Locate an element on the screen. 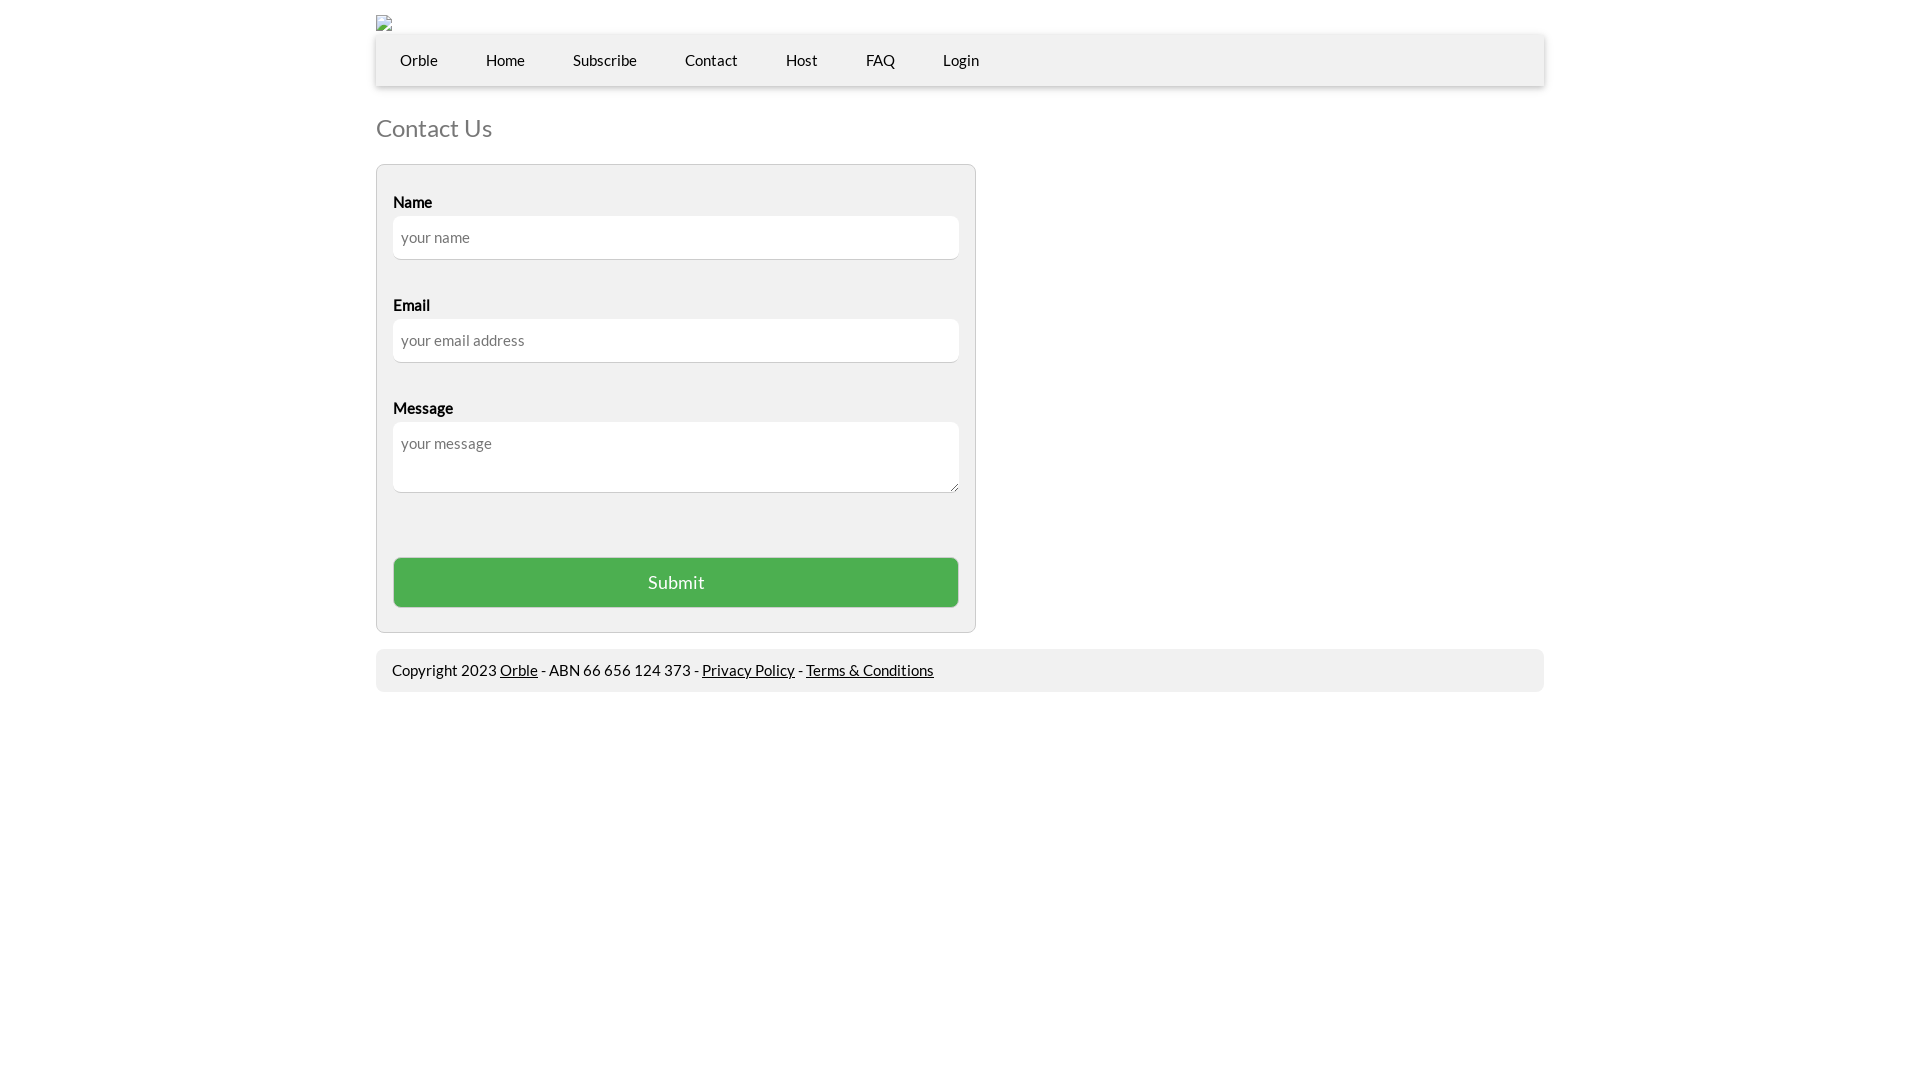 The image size is (1920, 1080). 'Home' is located at coordinates (505, 59).